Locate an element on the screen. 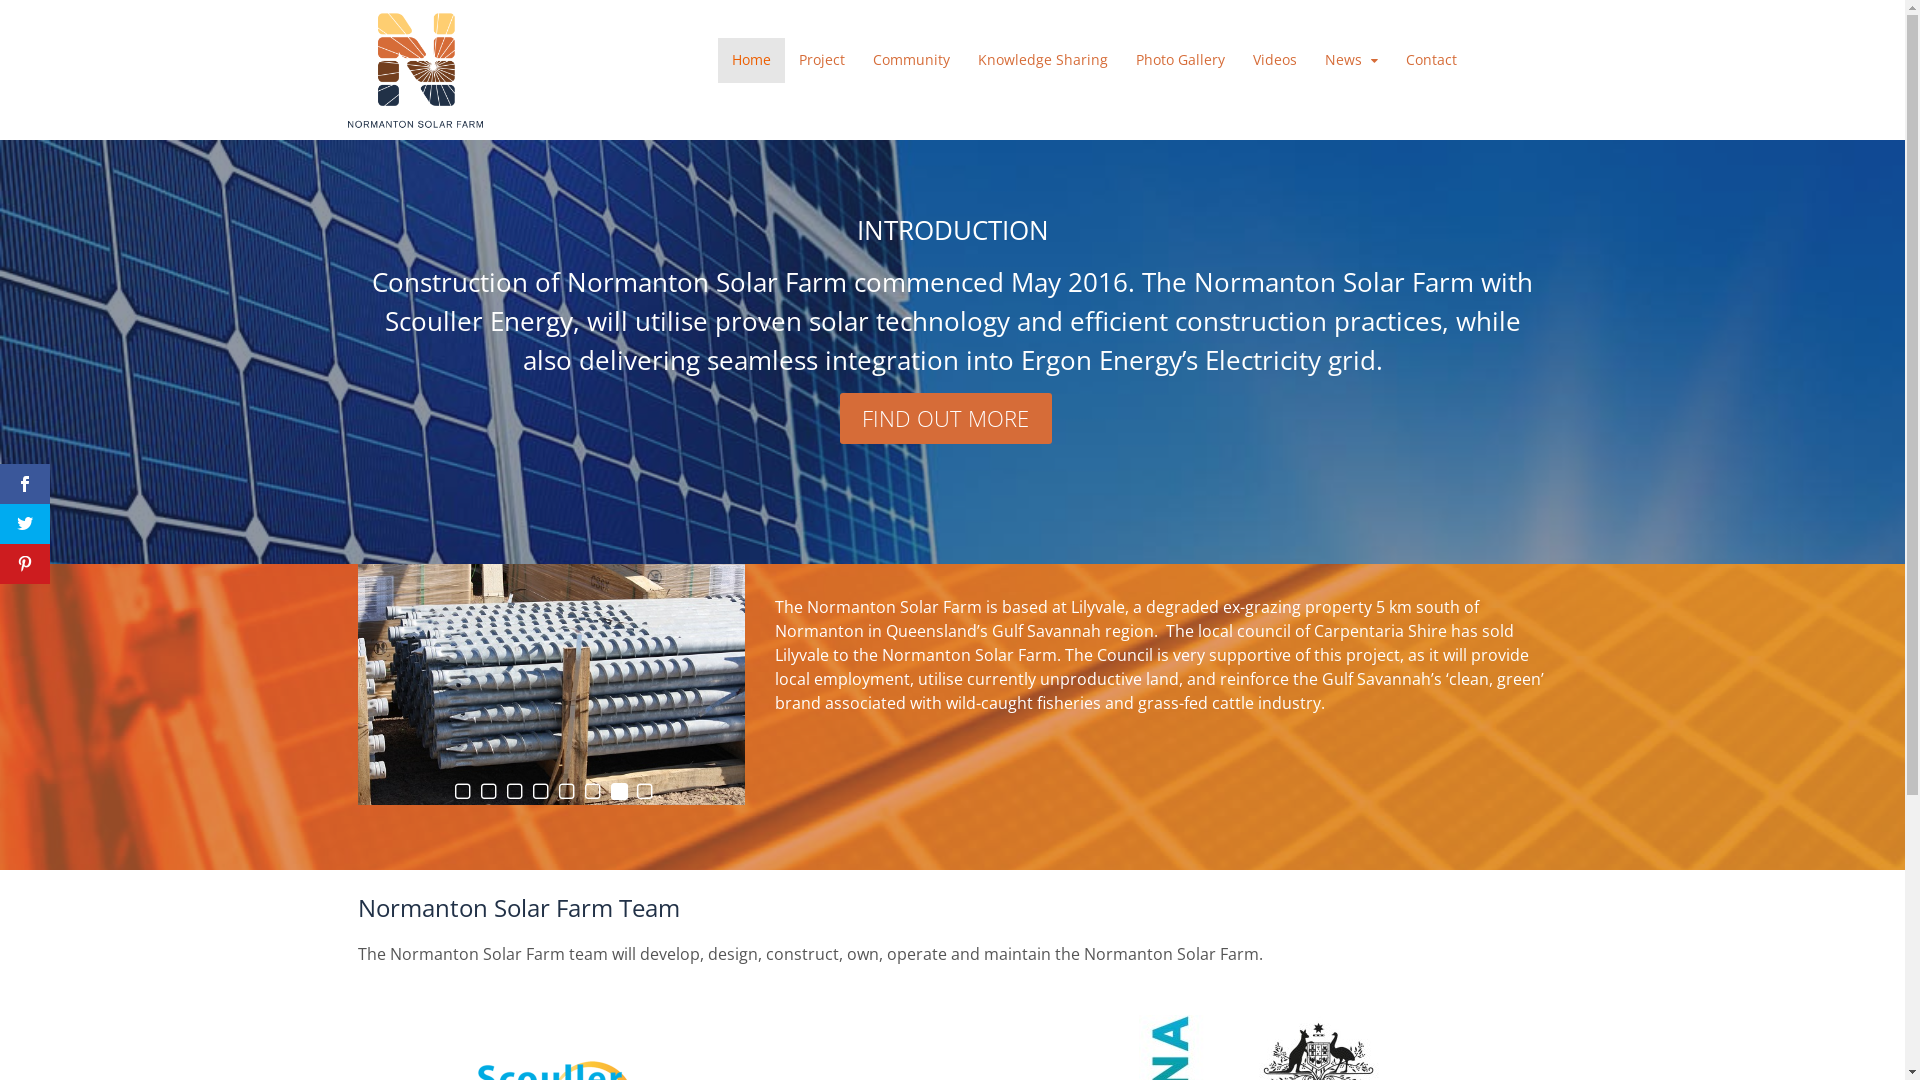 The image size is (1920, 1080). 'Community' is located at coordinates (910, 59).